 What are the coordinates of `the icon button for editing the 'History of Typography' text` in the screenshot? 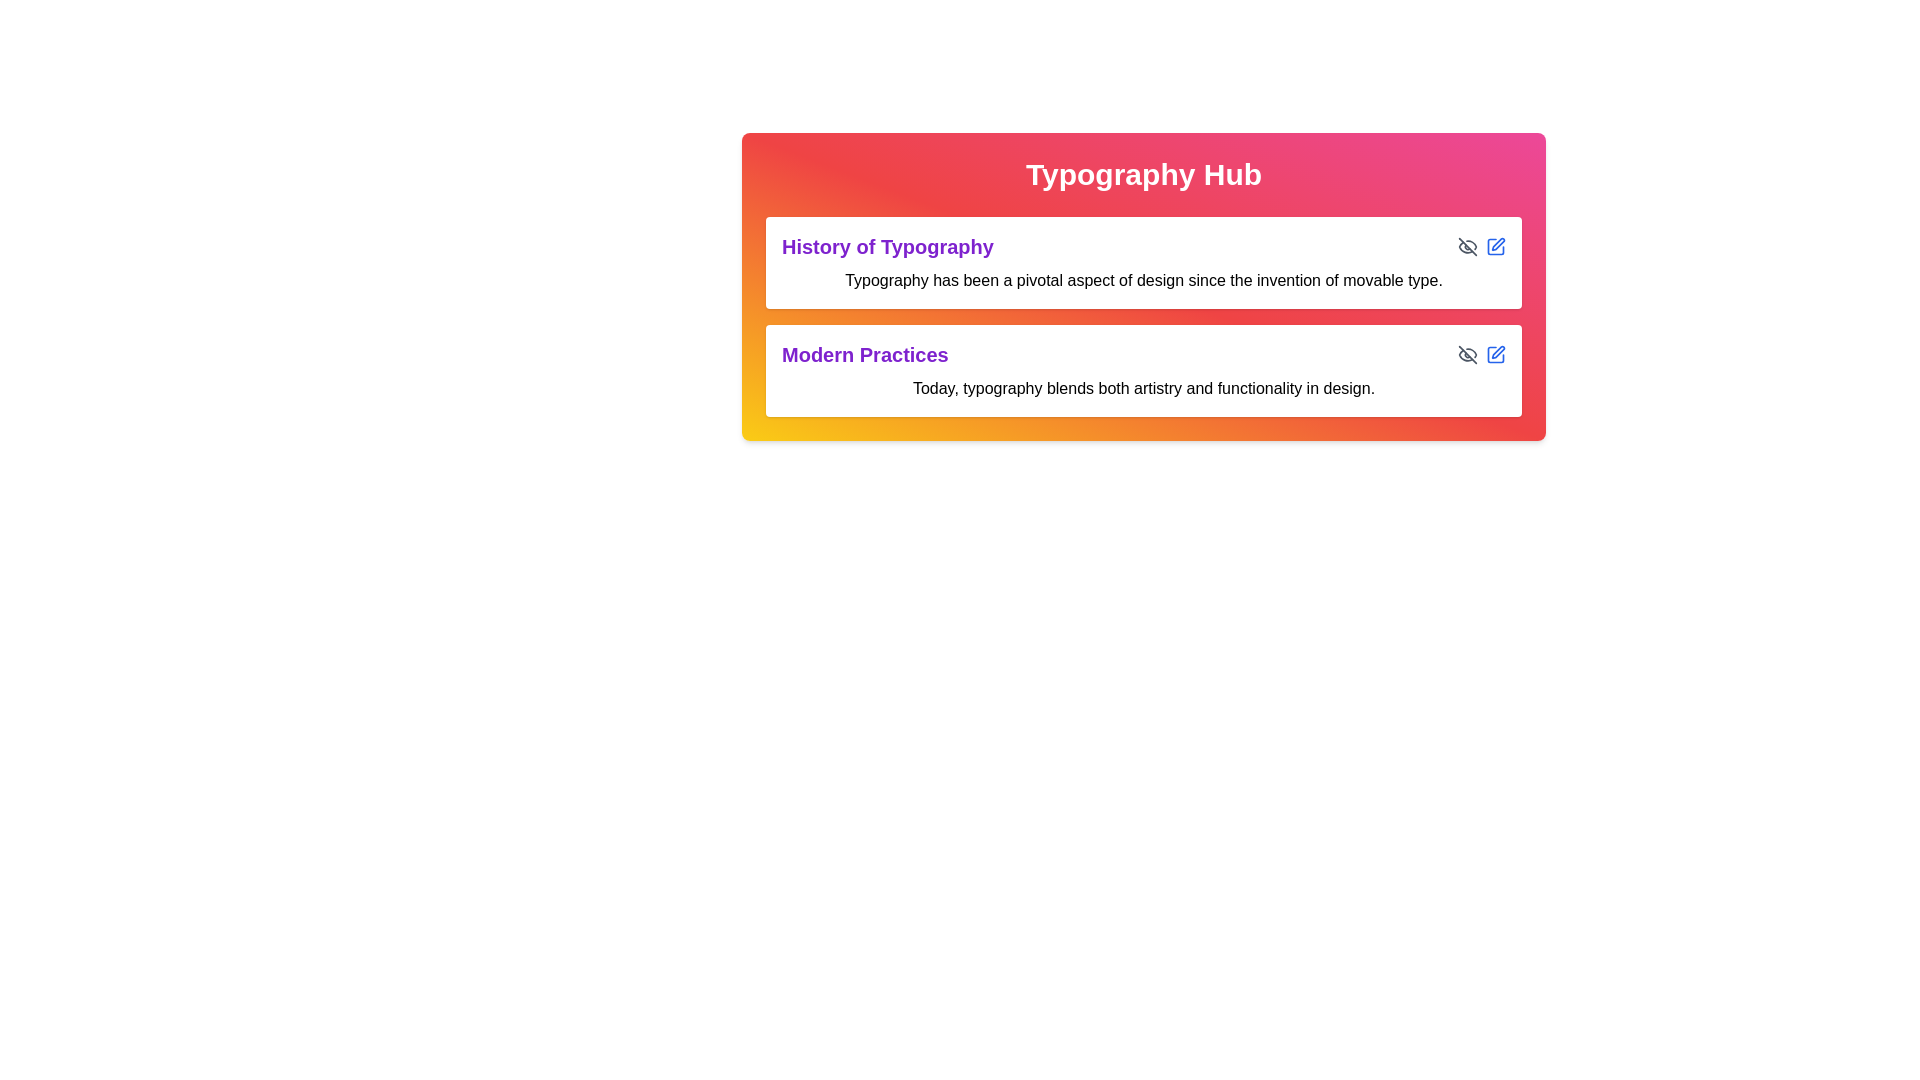 It's located at (1496, 245).